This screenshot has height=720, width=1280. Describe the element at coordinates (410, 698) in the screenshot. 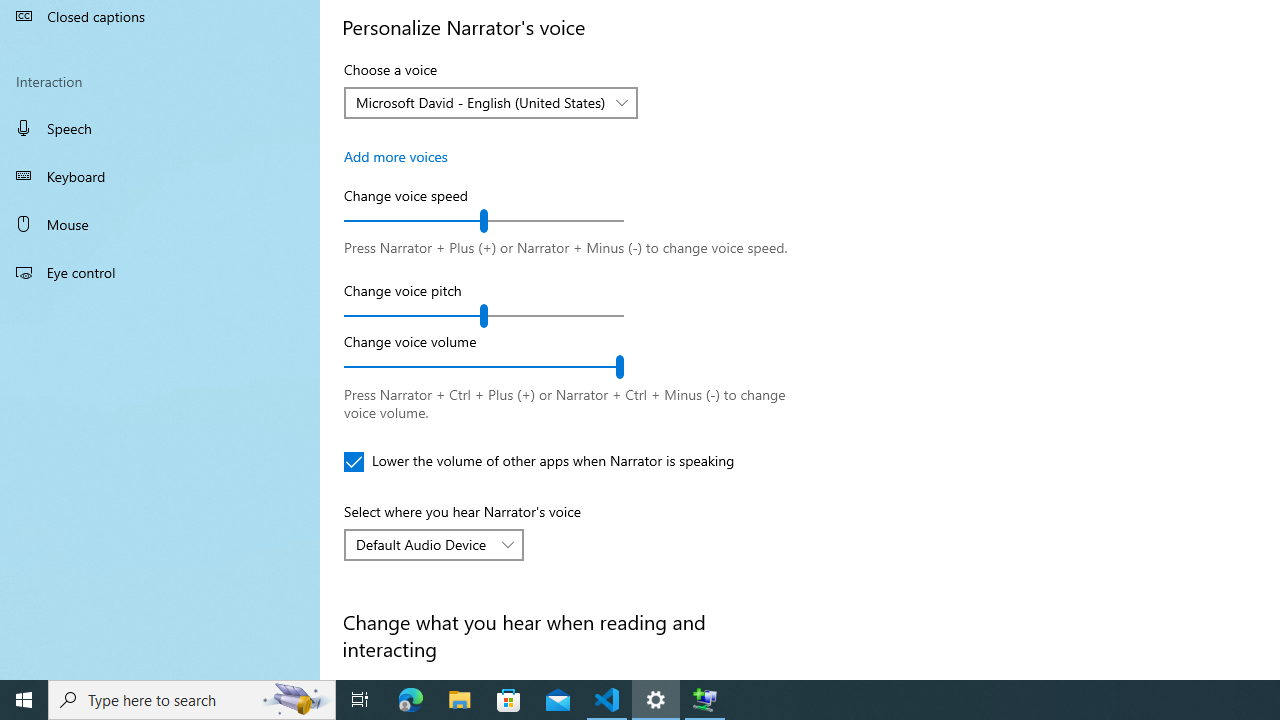

I see `'Microsoft Edge'` at that location.